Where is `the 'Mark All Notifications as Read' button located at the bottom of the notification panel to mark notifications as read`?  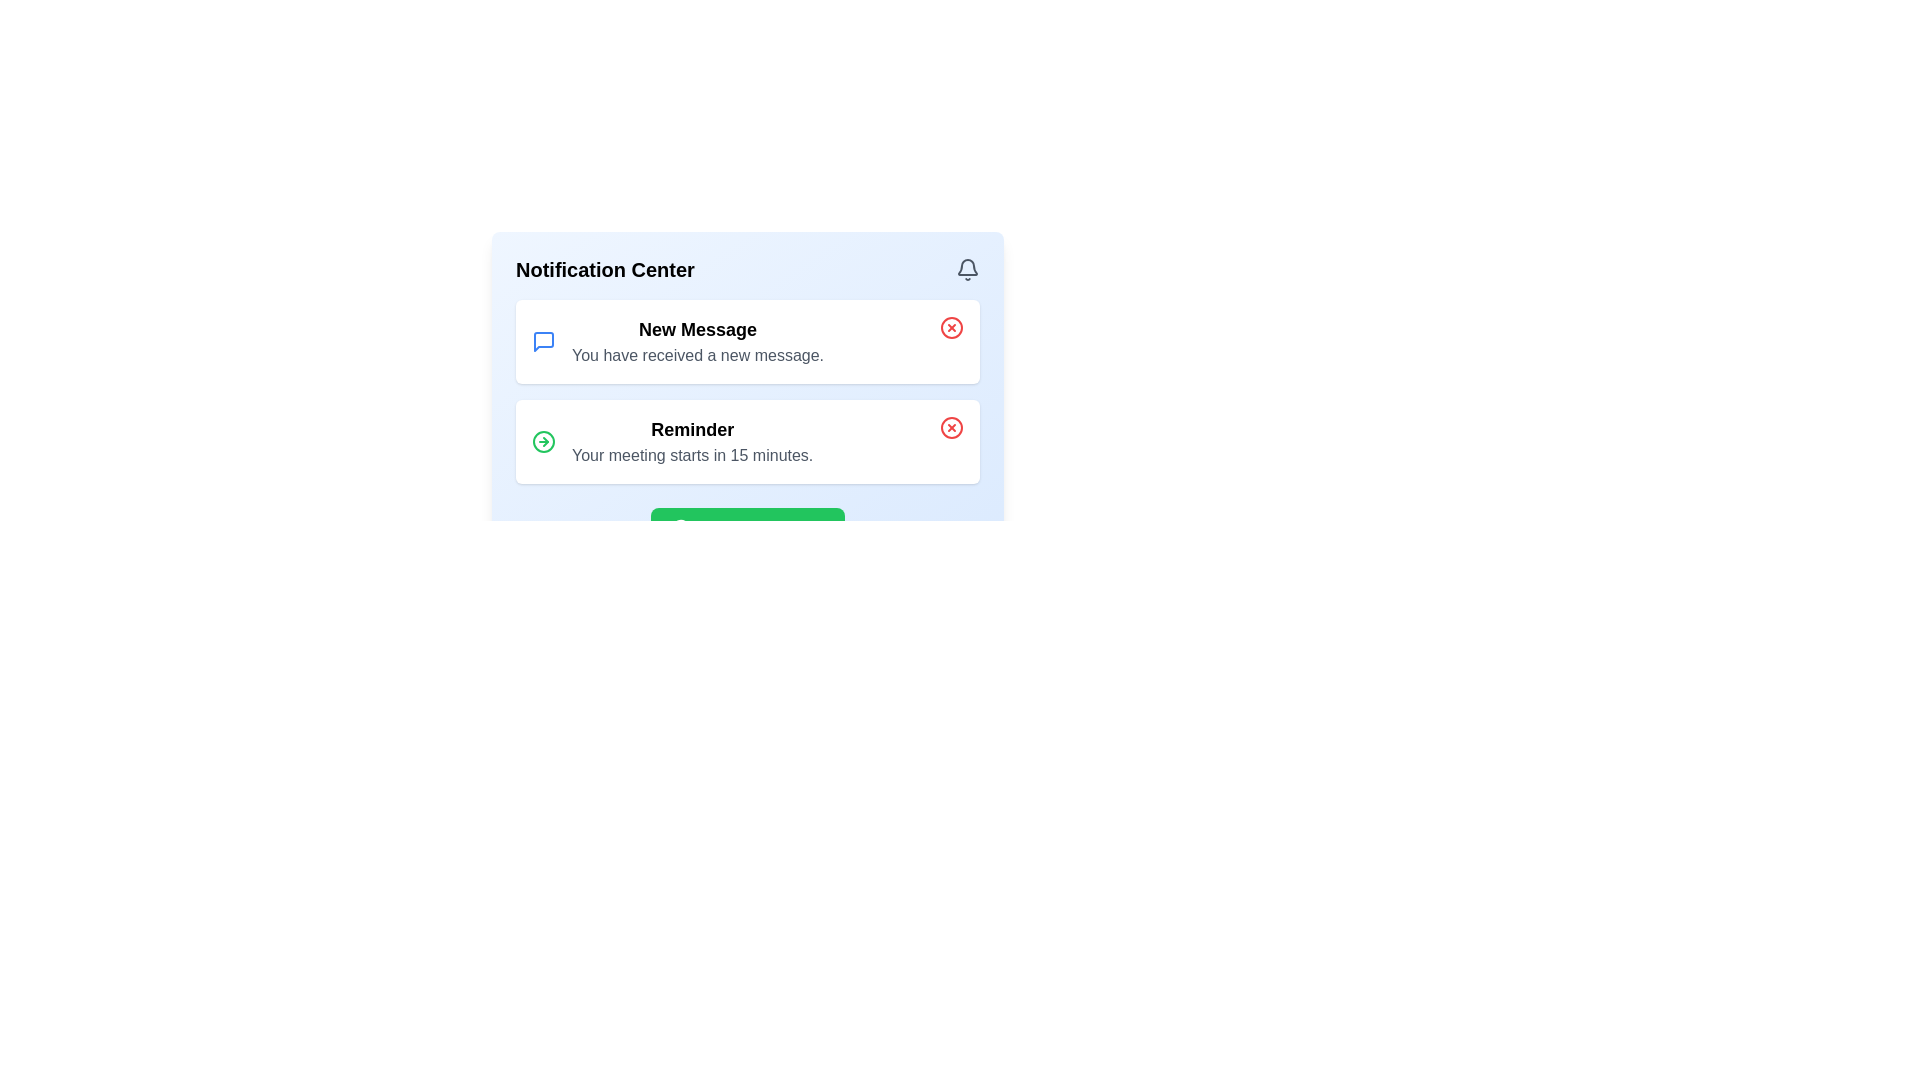 the 'Mark All Notifications as Read' button located at the bottom of the notification panel to mark notifications as read is located at coordinates (747, 527).